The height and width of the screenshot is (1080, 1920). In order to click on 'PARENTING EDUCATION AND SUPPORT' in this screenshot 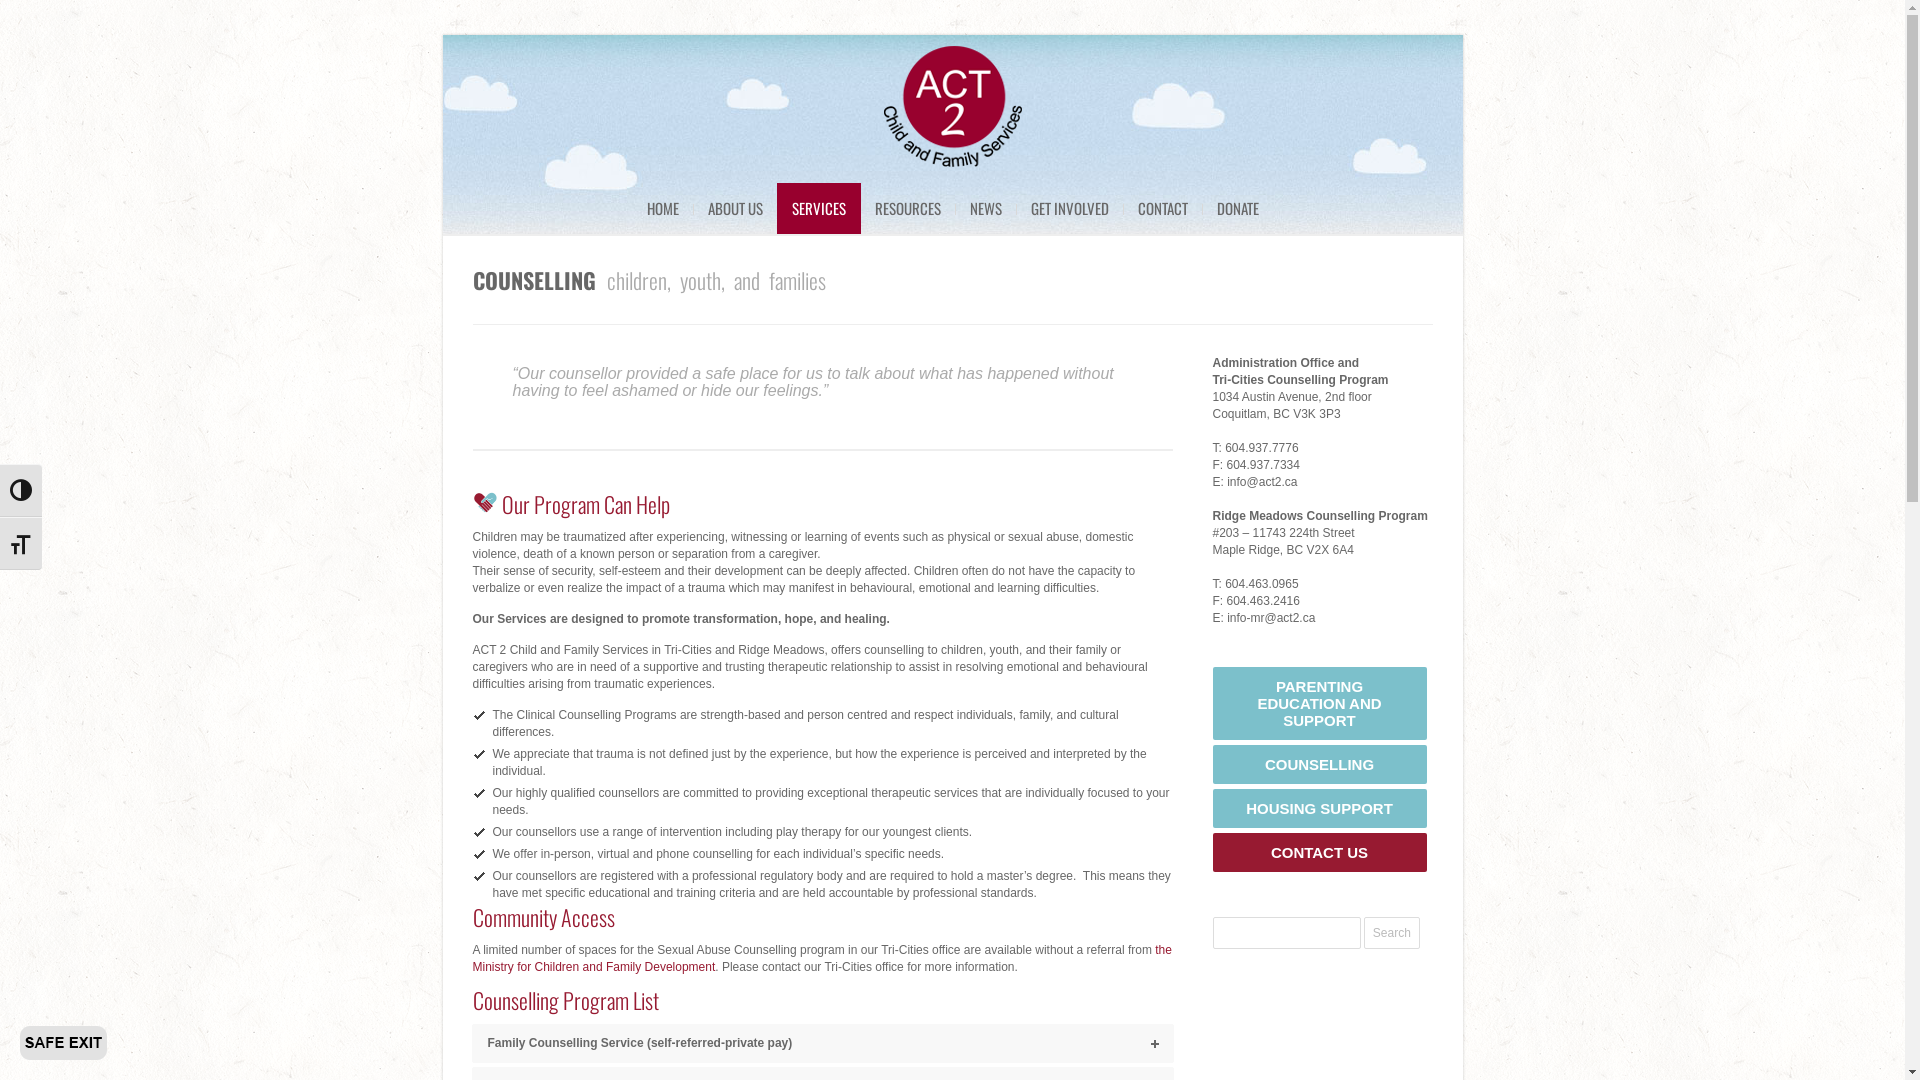, I will do `click(1319, 702)`.